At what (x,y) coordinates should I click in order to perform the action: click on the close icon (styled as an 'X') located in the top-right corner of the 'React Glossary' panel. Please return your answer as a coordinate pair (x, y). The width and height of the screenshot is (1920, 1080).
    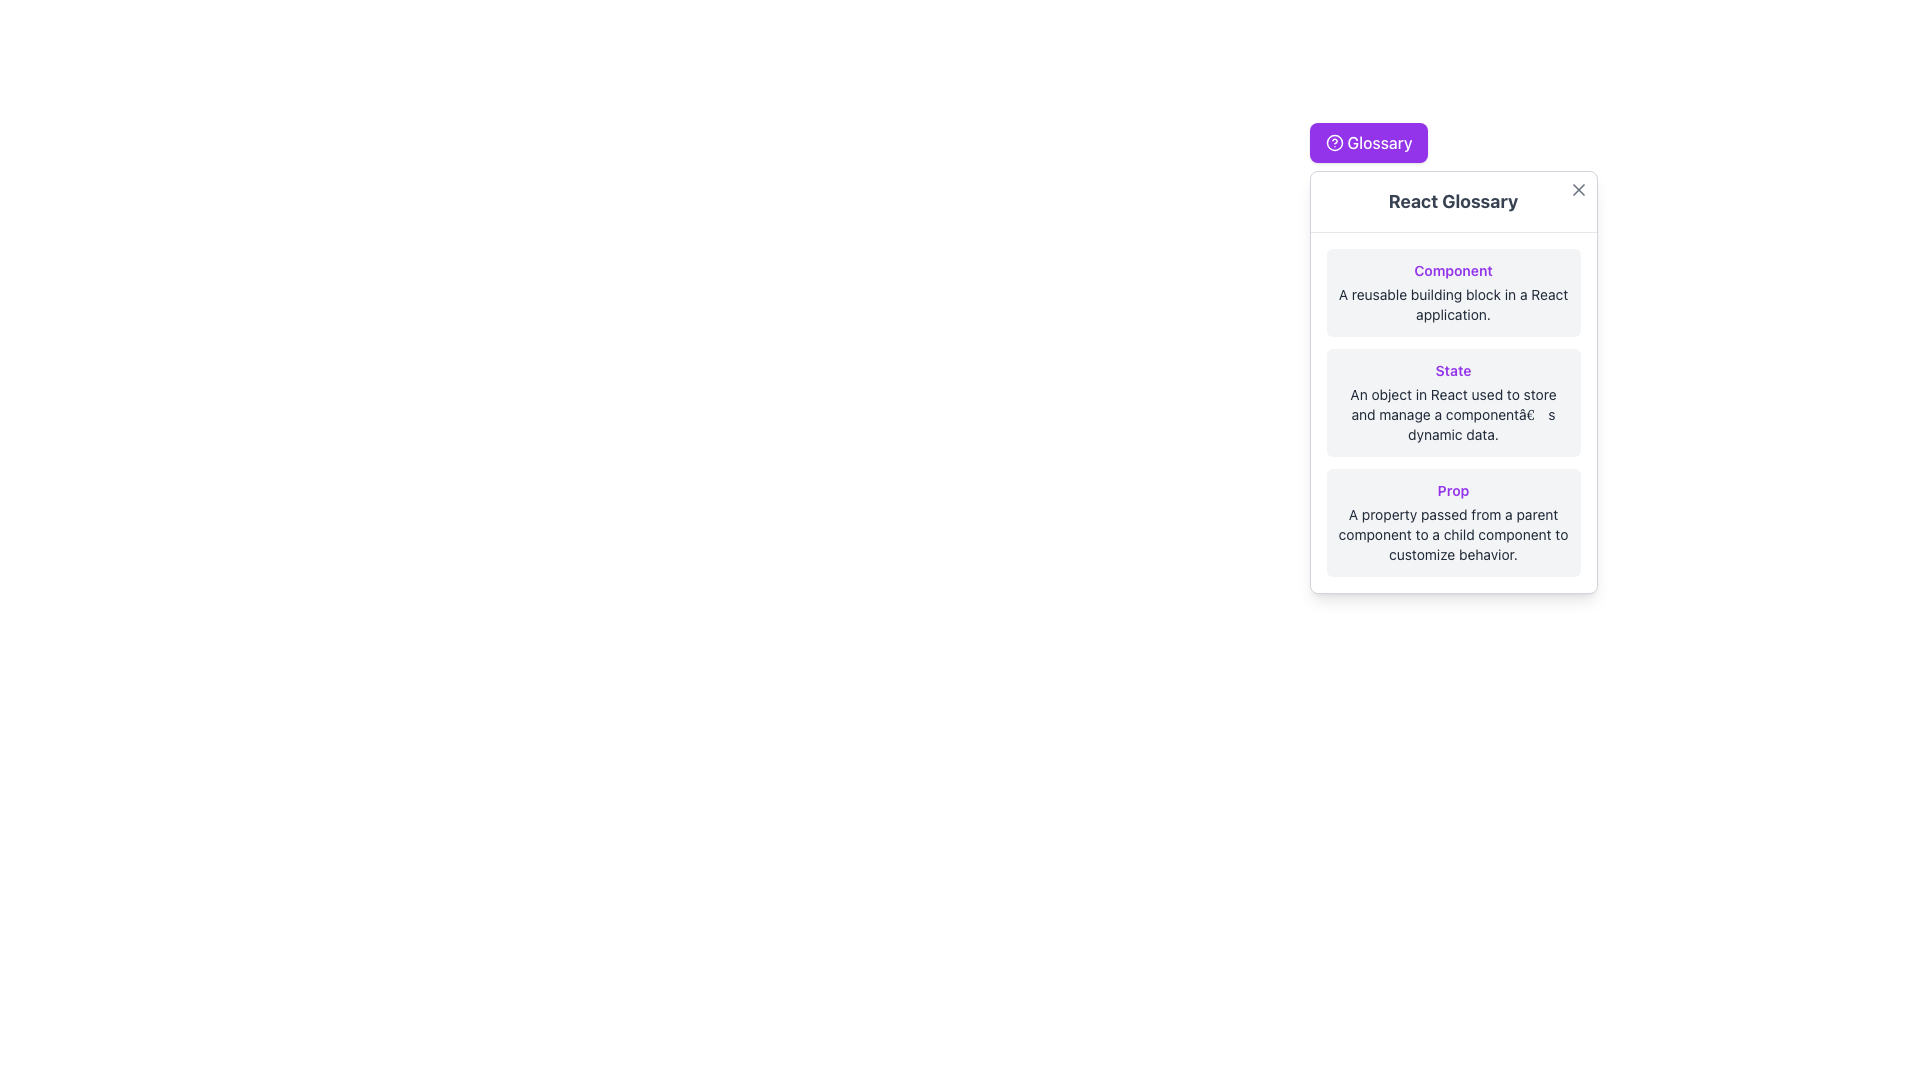
    Looking at the image, I should click on (1577, 189).